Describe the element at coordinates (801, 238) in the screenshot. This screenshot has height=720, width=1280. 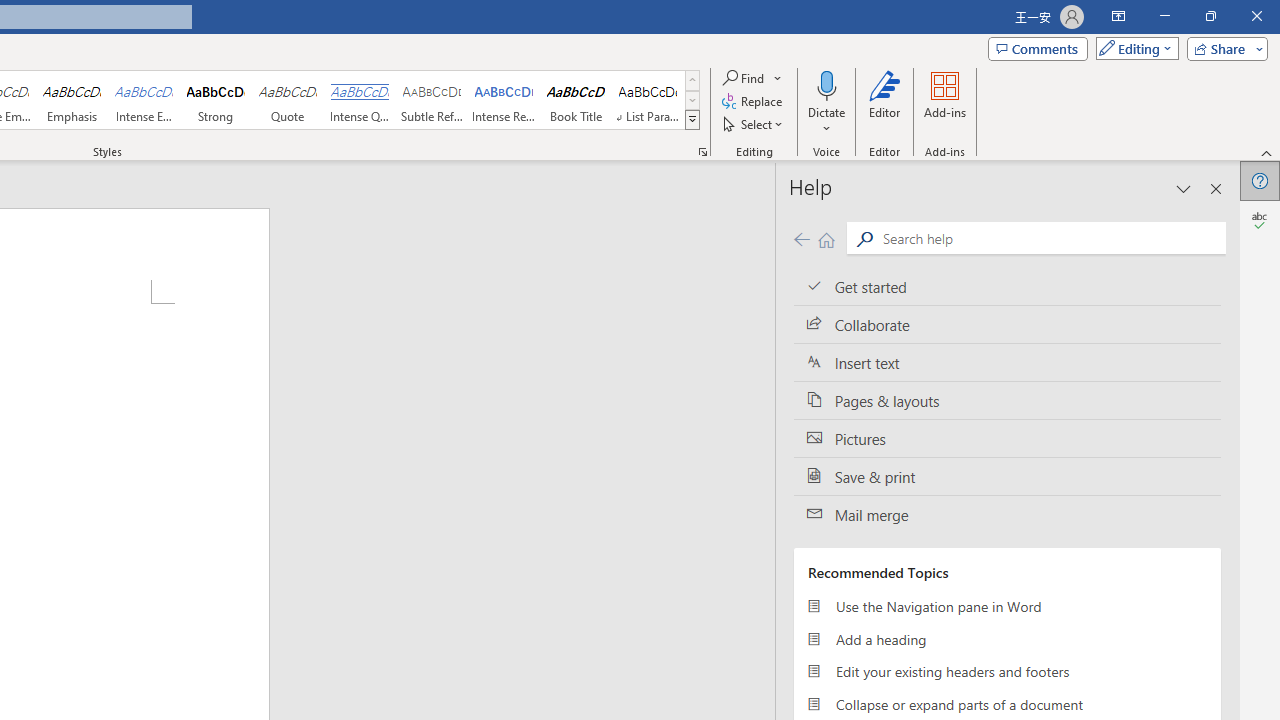
I see `'Previous page'` at that location.